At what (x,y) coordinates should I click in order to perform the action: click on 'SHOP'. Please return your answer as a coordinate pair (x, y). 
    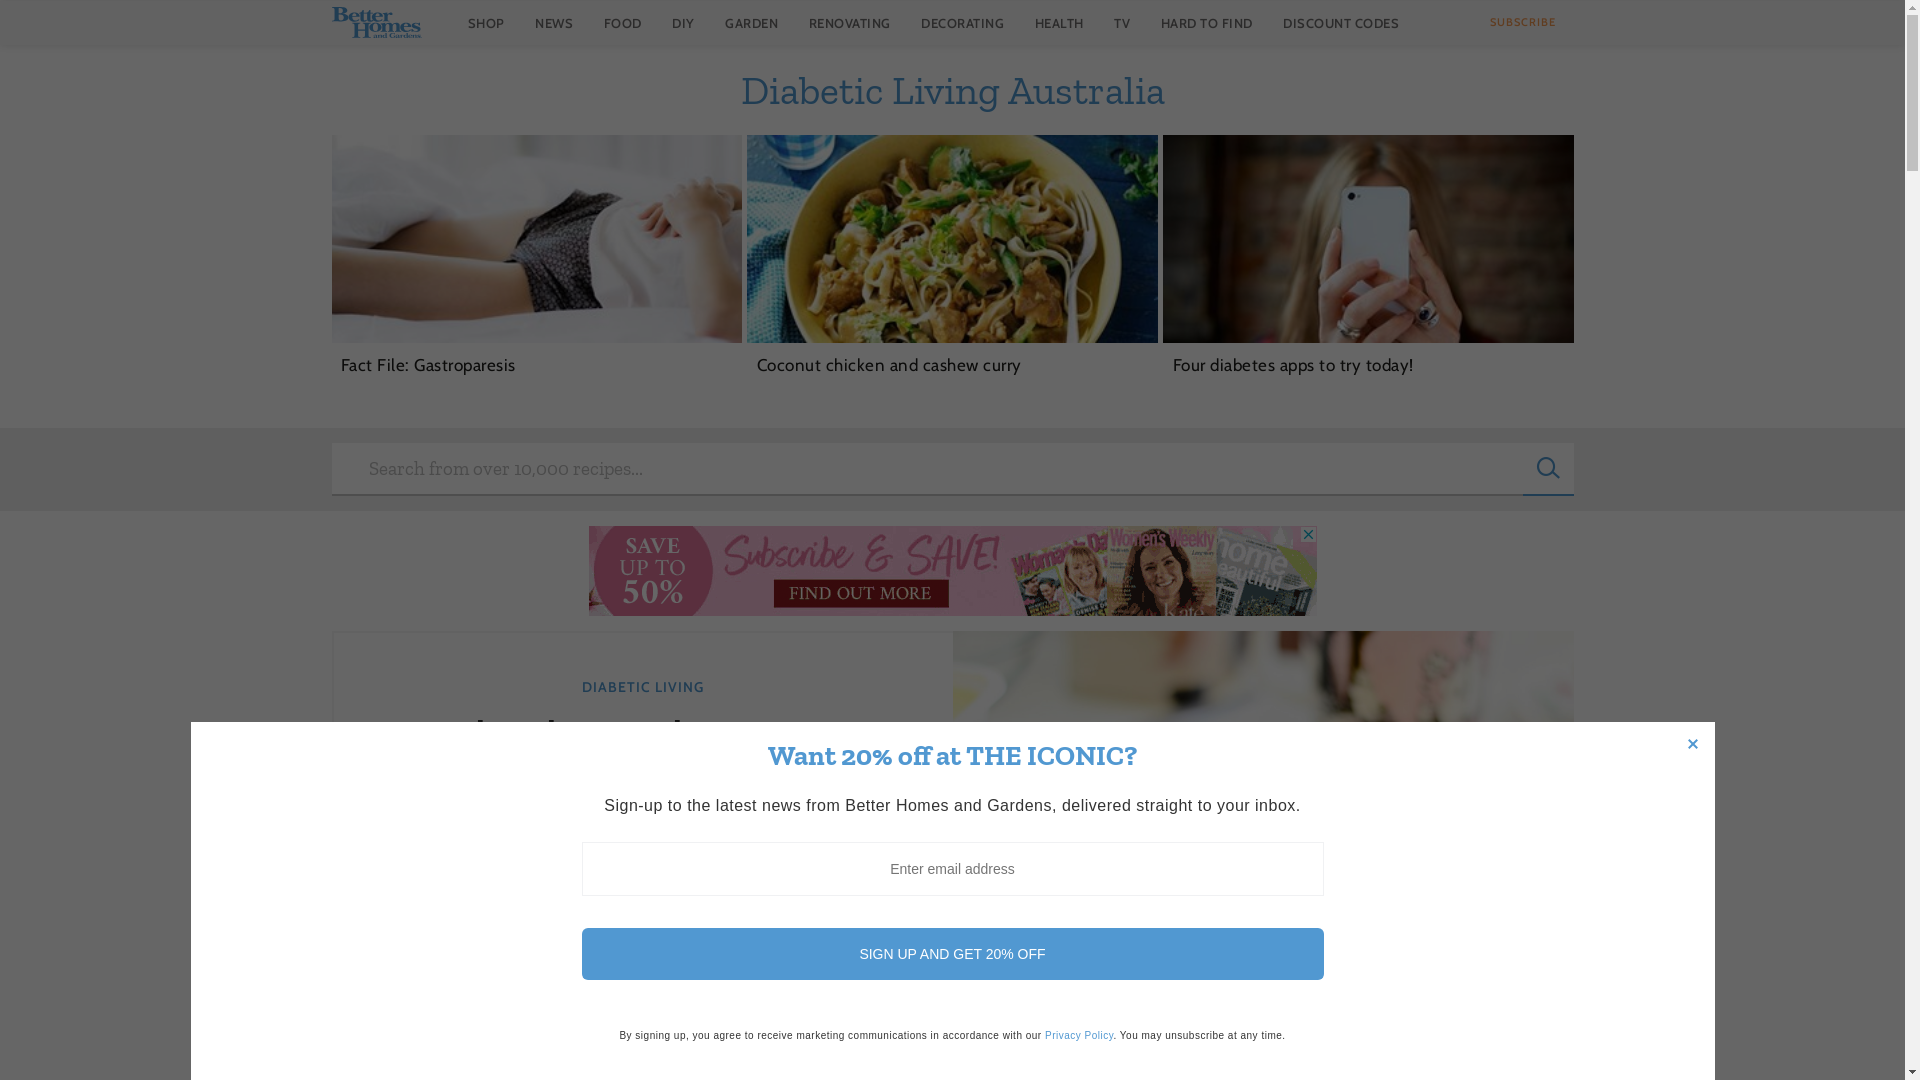
    Looking at the image, I should click on (486, 22).